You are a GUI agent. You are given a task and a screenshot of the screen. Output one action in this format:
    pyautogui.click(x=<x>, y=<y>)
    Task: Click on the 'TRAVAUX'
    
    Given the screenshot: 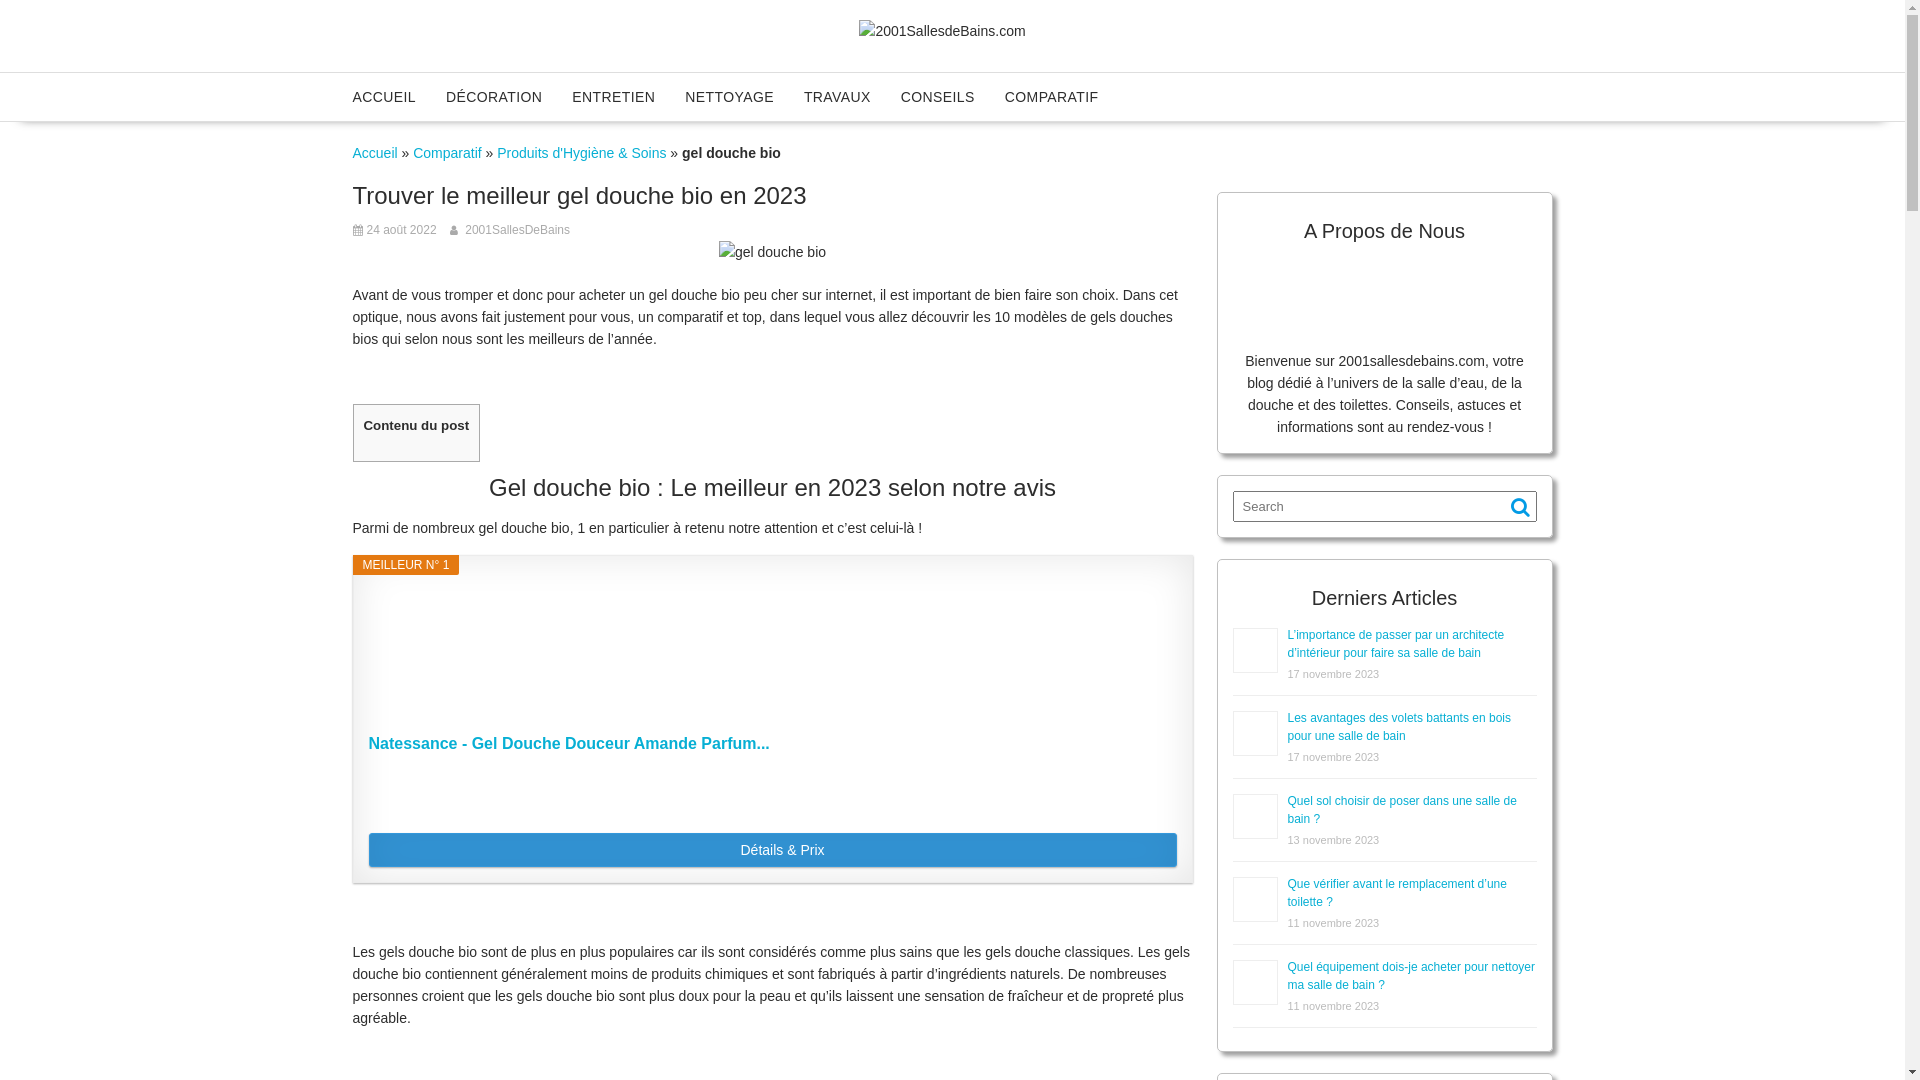 What is the action you would take?
    pyautogui.click(x=837, y=96)
    